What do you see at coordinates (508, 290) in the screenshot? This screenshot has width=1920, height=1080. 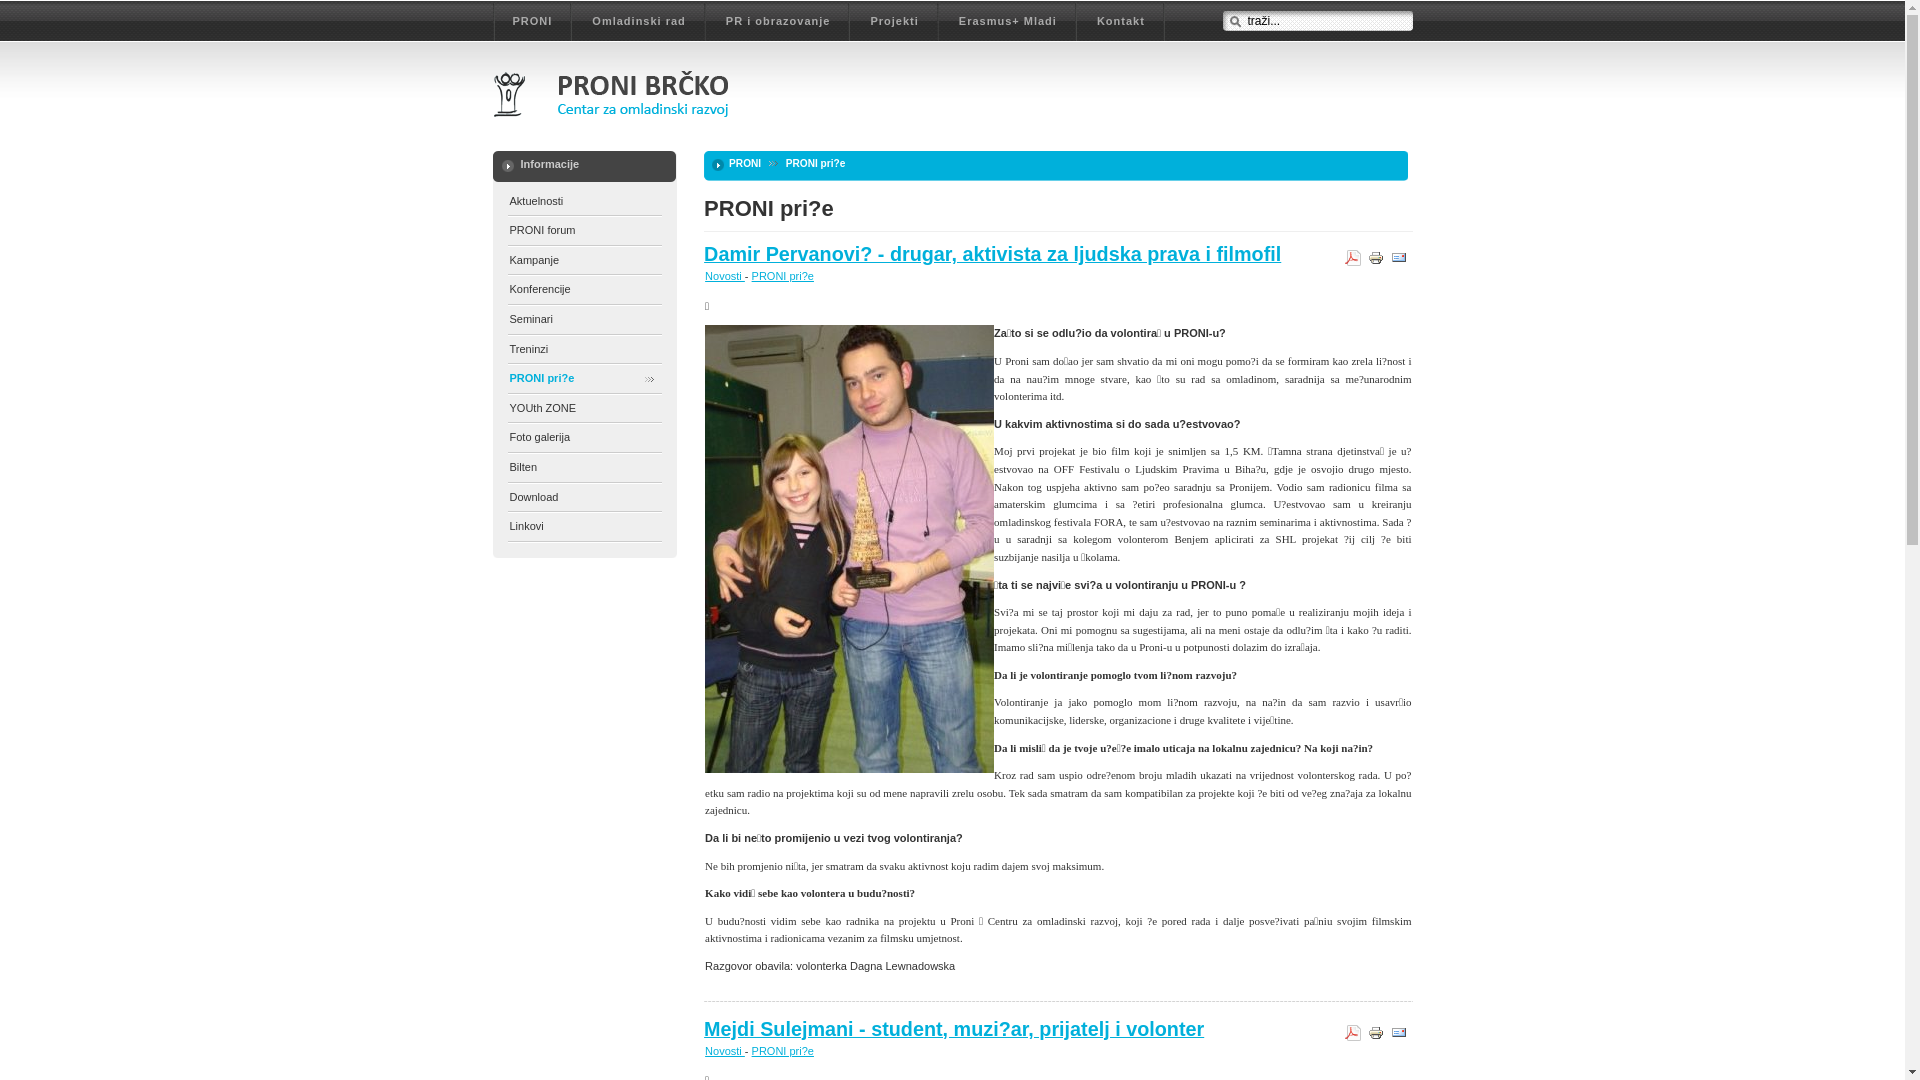 I see `'Konferencije'` at bounding box center [508, 290].